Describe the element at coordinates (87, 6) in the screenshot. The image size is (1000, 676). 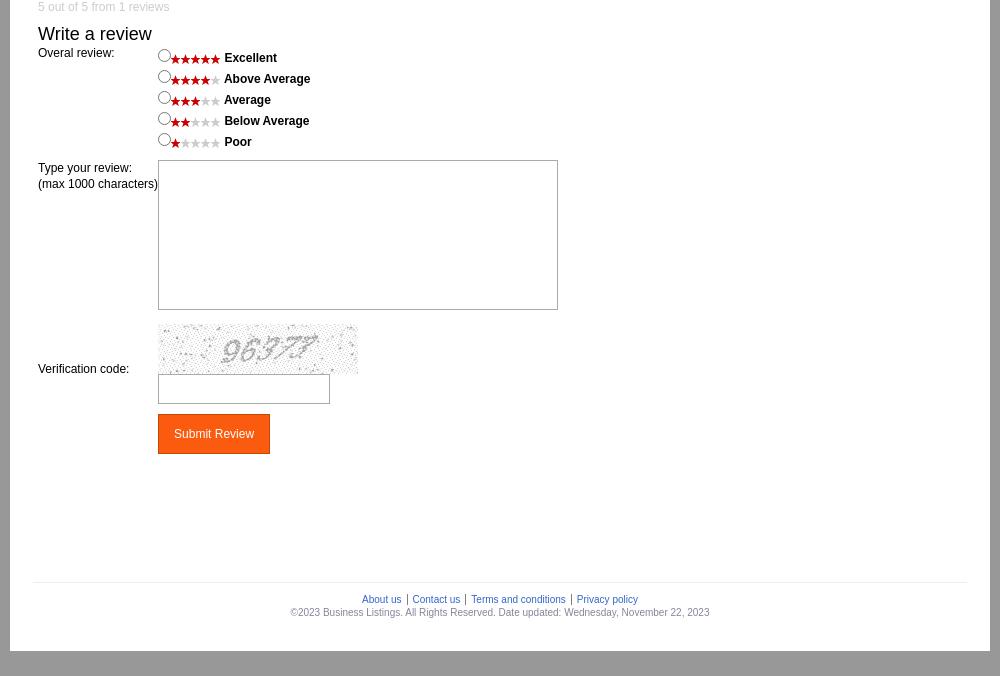
I see `'from'` at that location.